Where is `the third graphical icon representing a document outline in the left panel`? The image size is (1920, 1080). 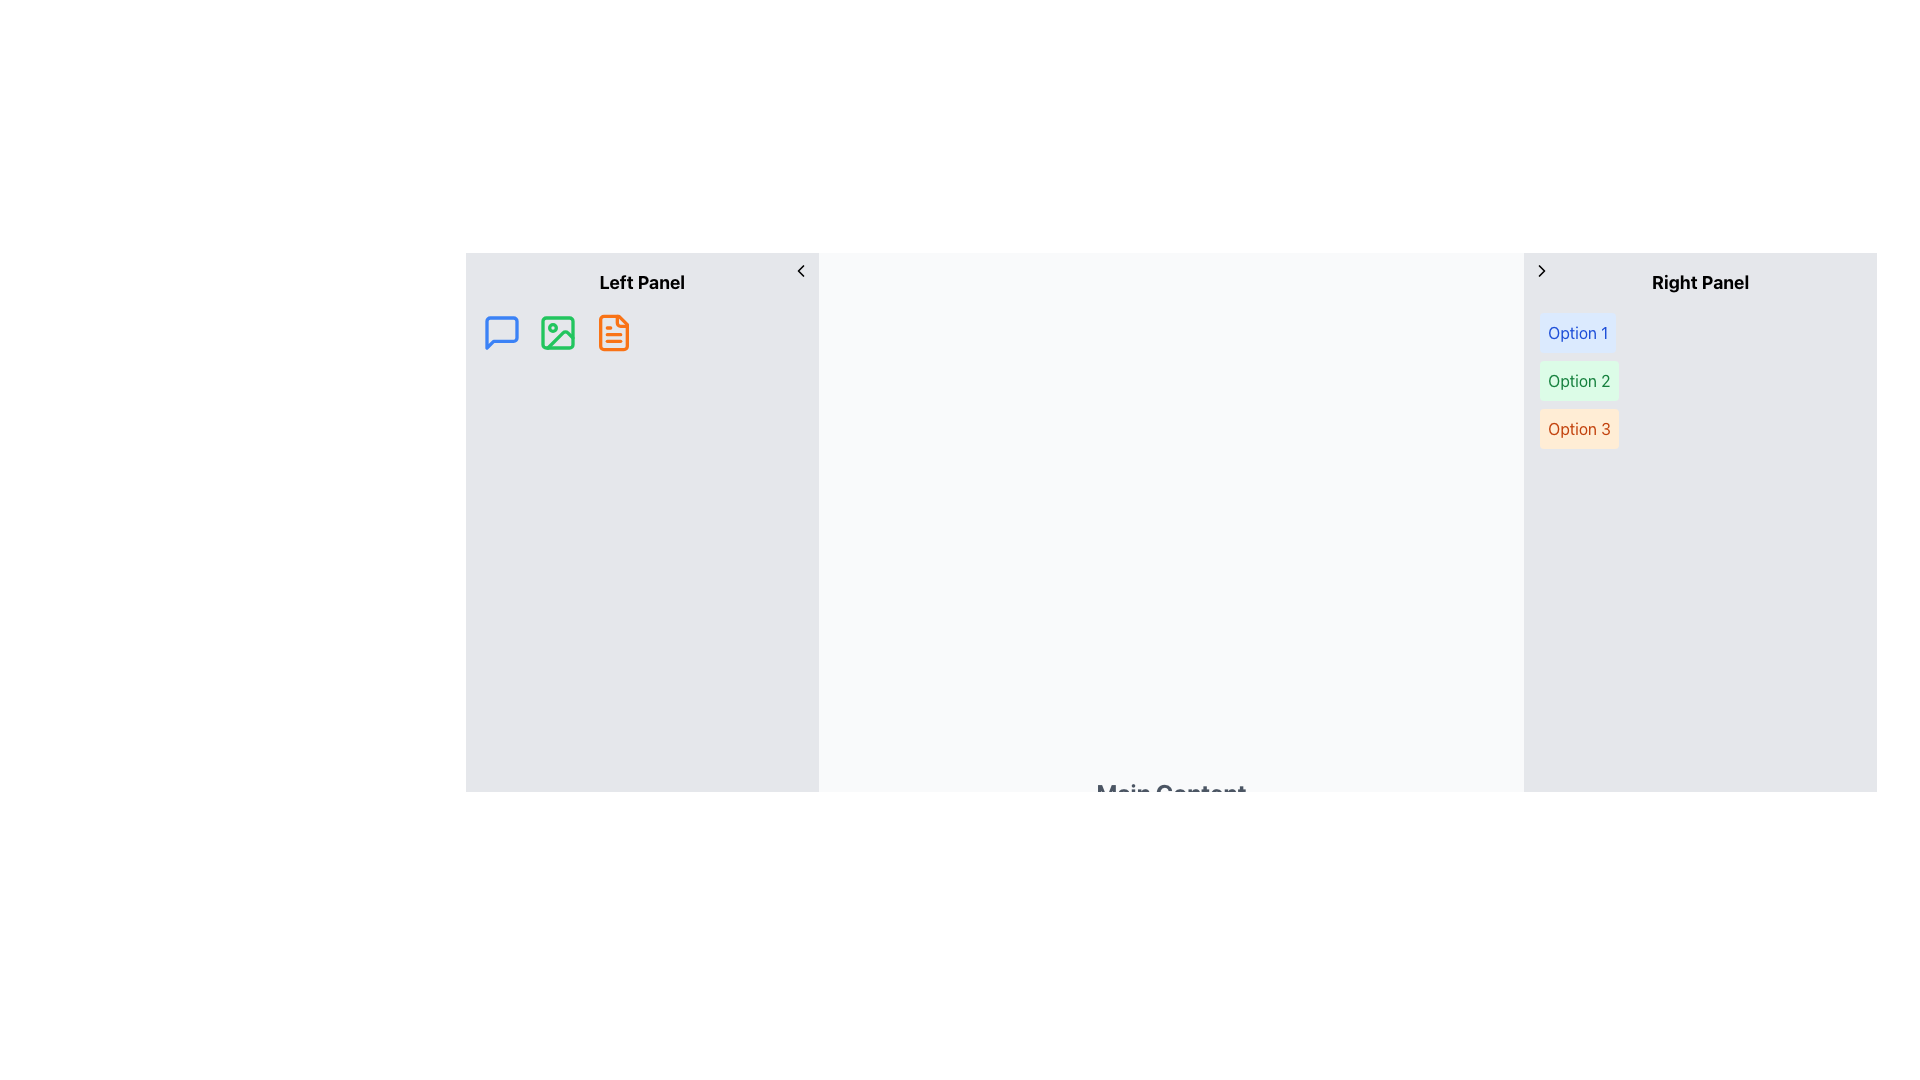
the third graphical icon representing a document outline in the left panel is located at coordinates (613, 331).